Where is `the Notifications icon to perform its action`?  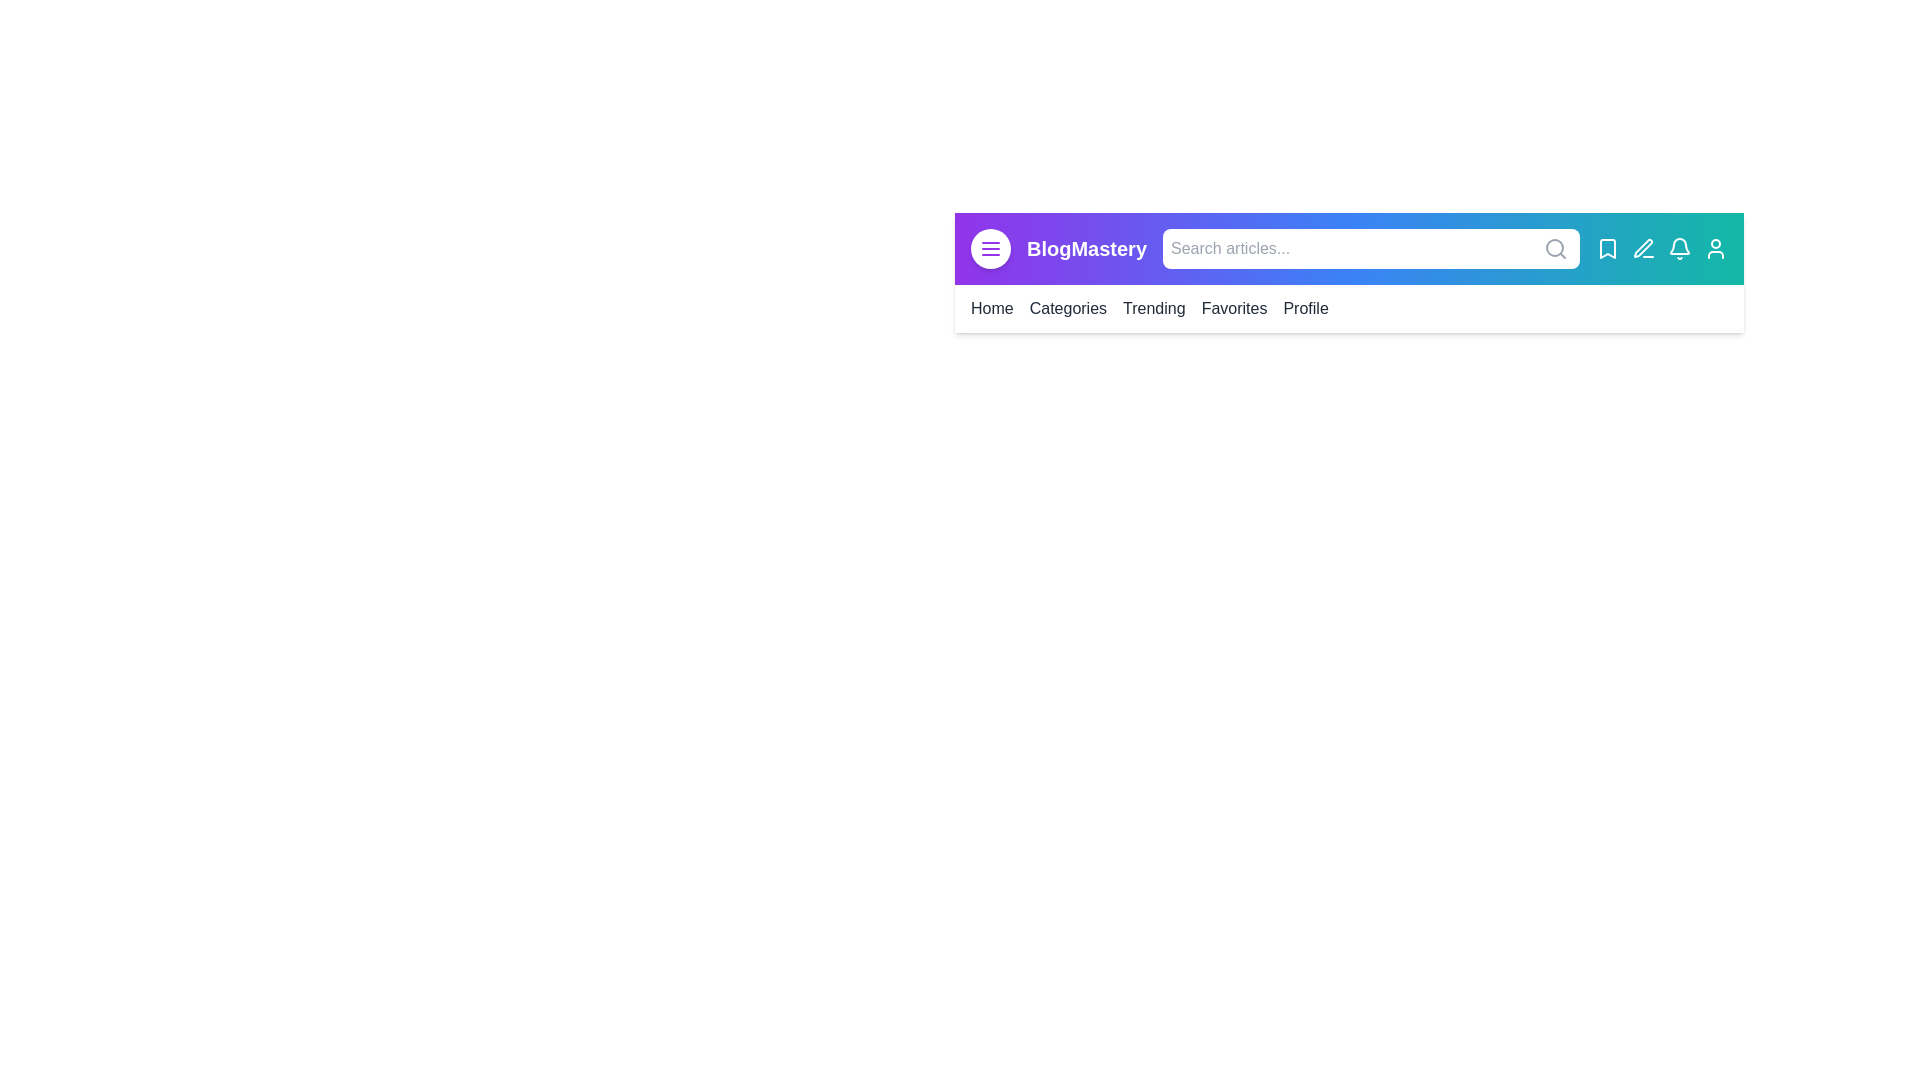 the Notifications icon to perform its action is located at coordinates (1680, 248).